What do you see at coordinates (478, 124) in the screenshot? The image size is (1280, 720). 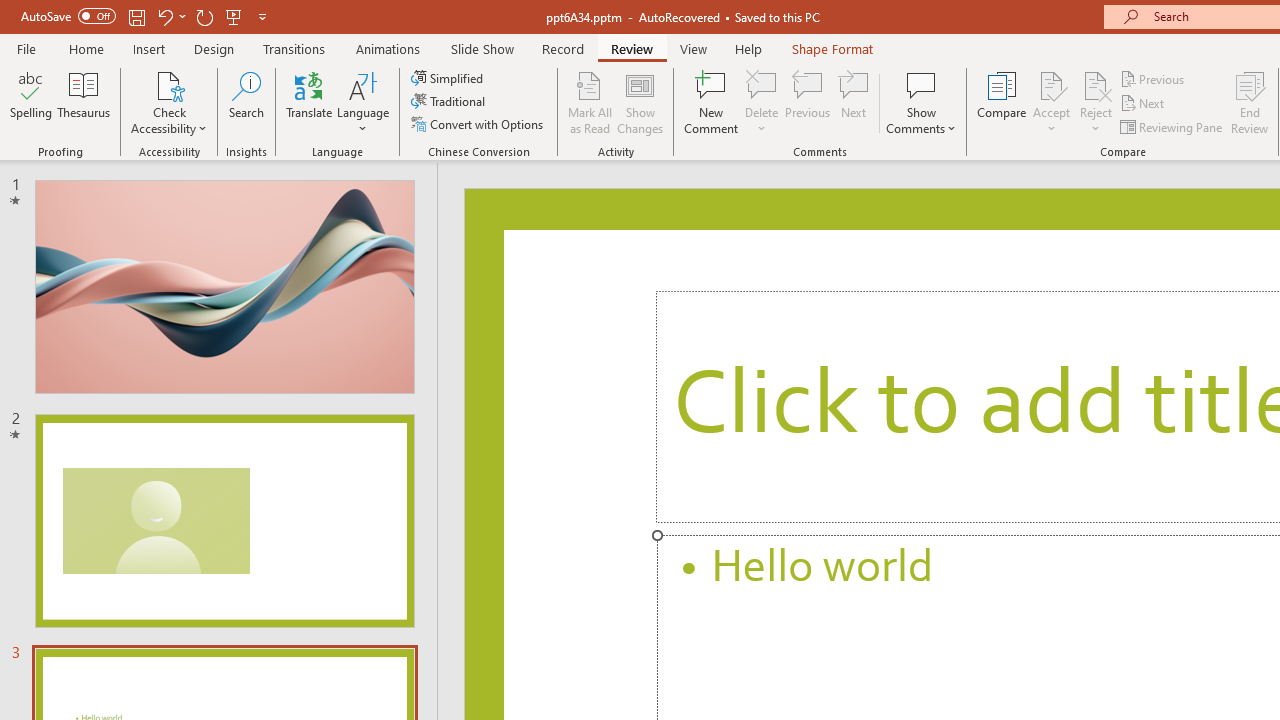 I see `'Convert with Options...'` at bounding box center [478, 124].